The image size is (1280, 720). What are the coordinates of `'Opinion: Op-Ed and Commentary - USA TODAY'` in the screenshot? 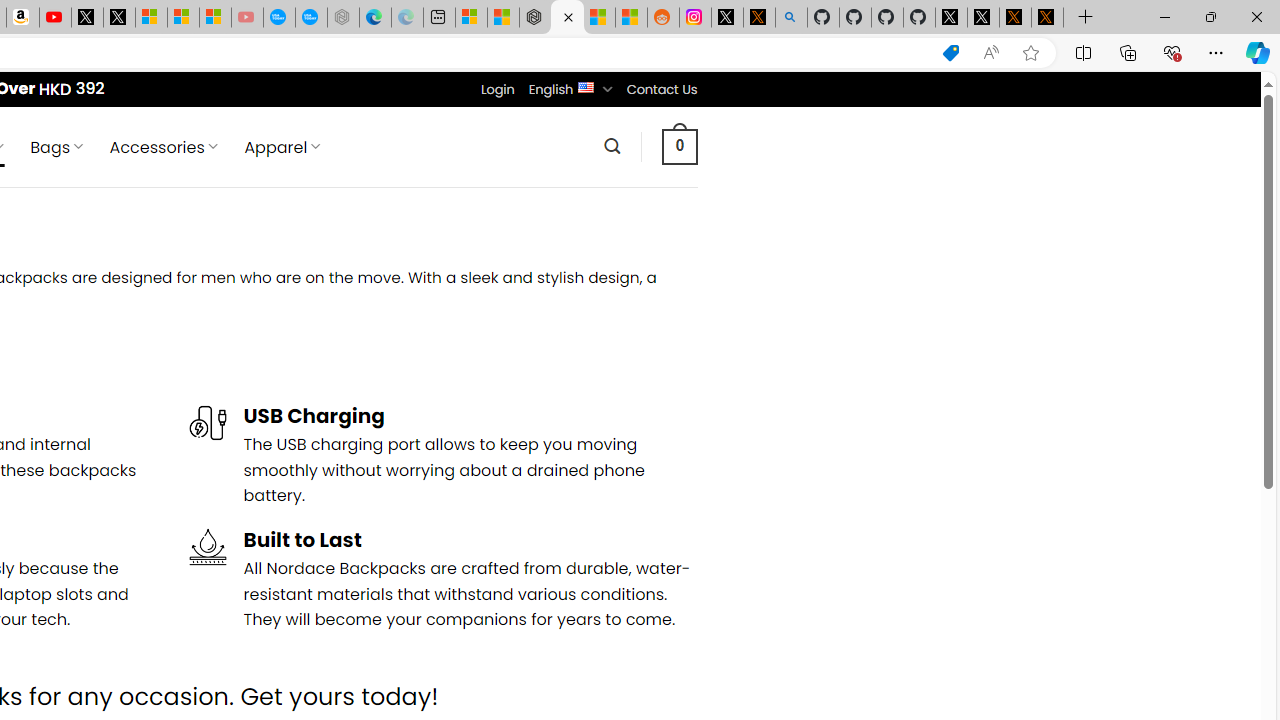 It's located at (278, 17).